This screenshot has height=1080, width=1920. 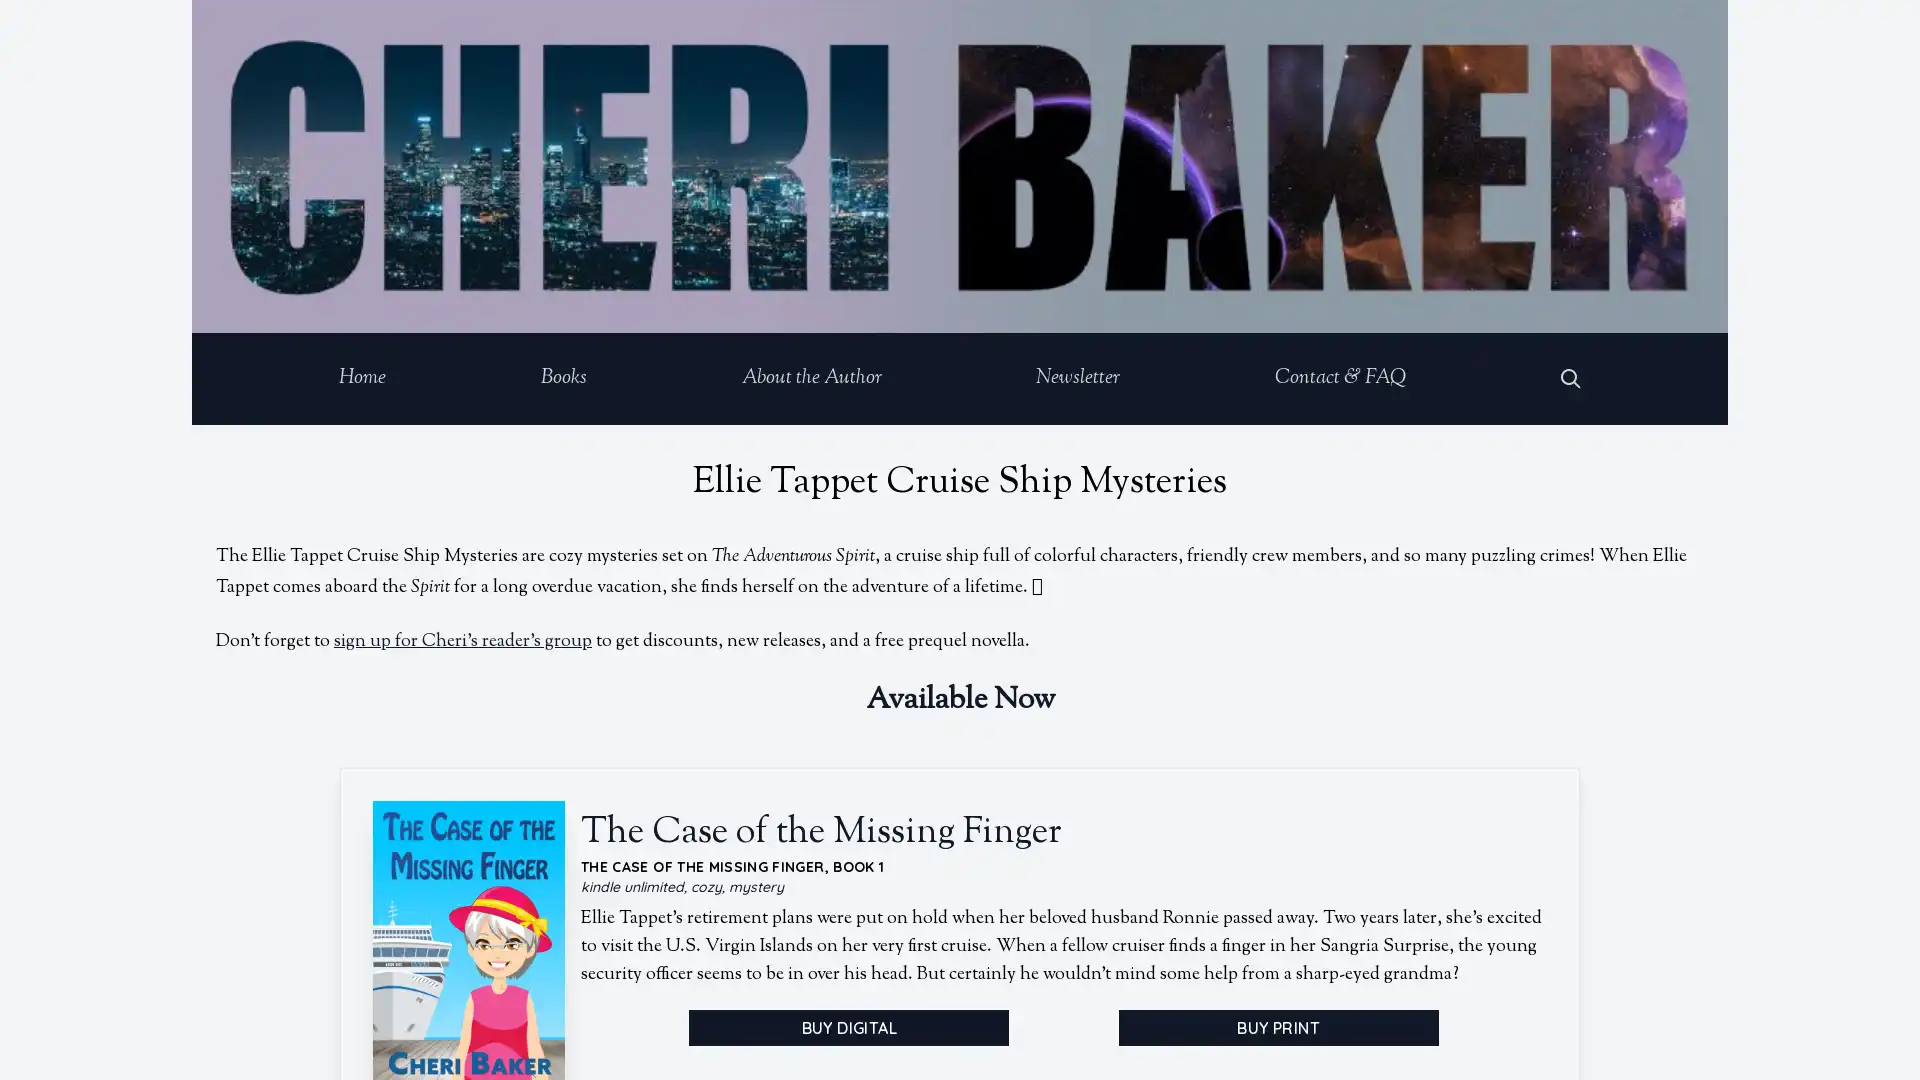 What do you see at coordinates (1276, 1026) in the screenshot?
I see `BUY PRINT` at bounding box center [1276, 1026].